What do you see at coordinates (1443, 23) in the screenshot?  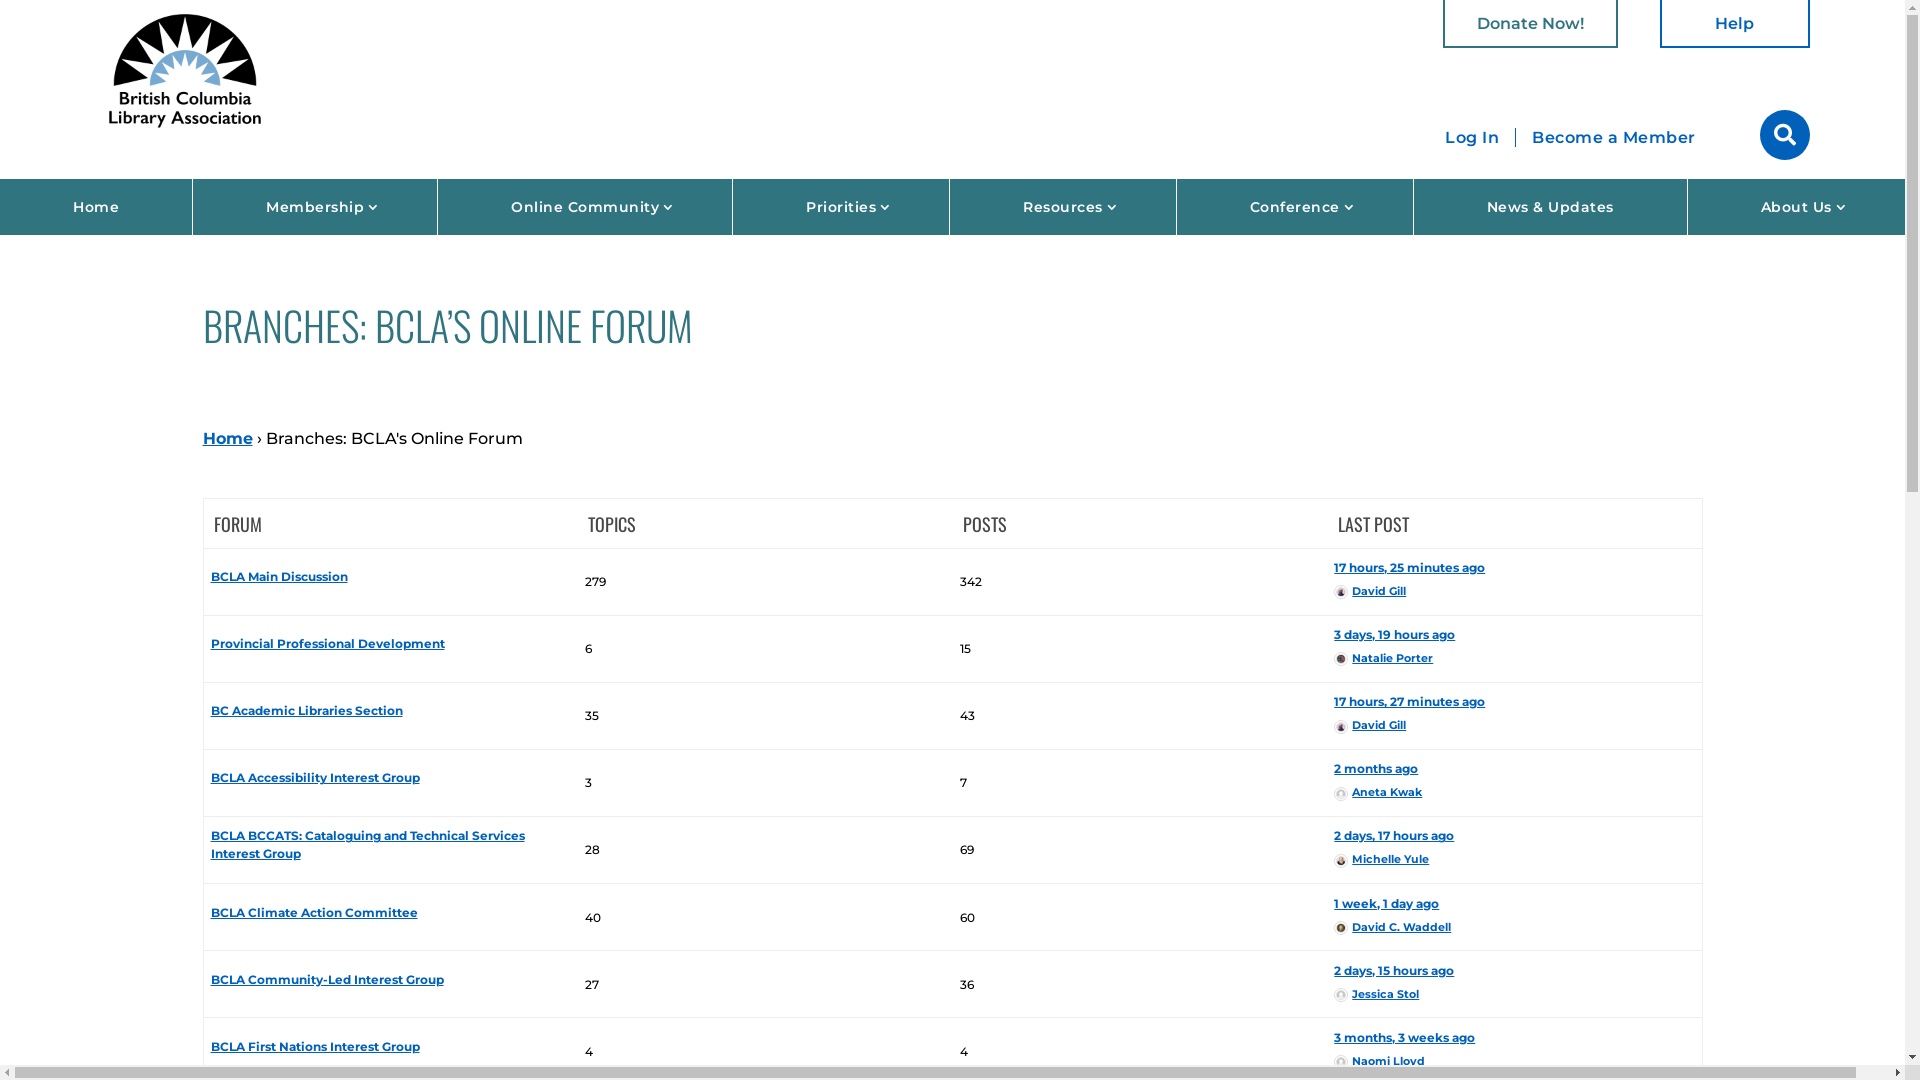 I see `'Donate Now!'` at bounding box center [1443, 23].